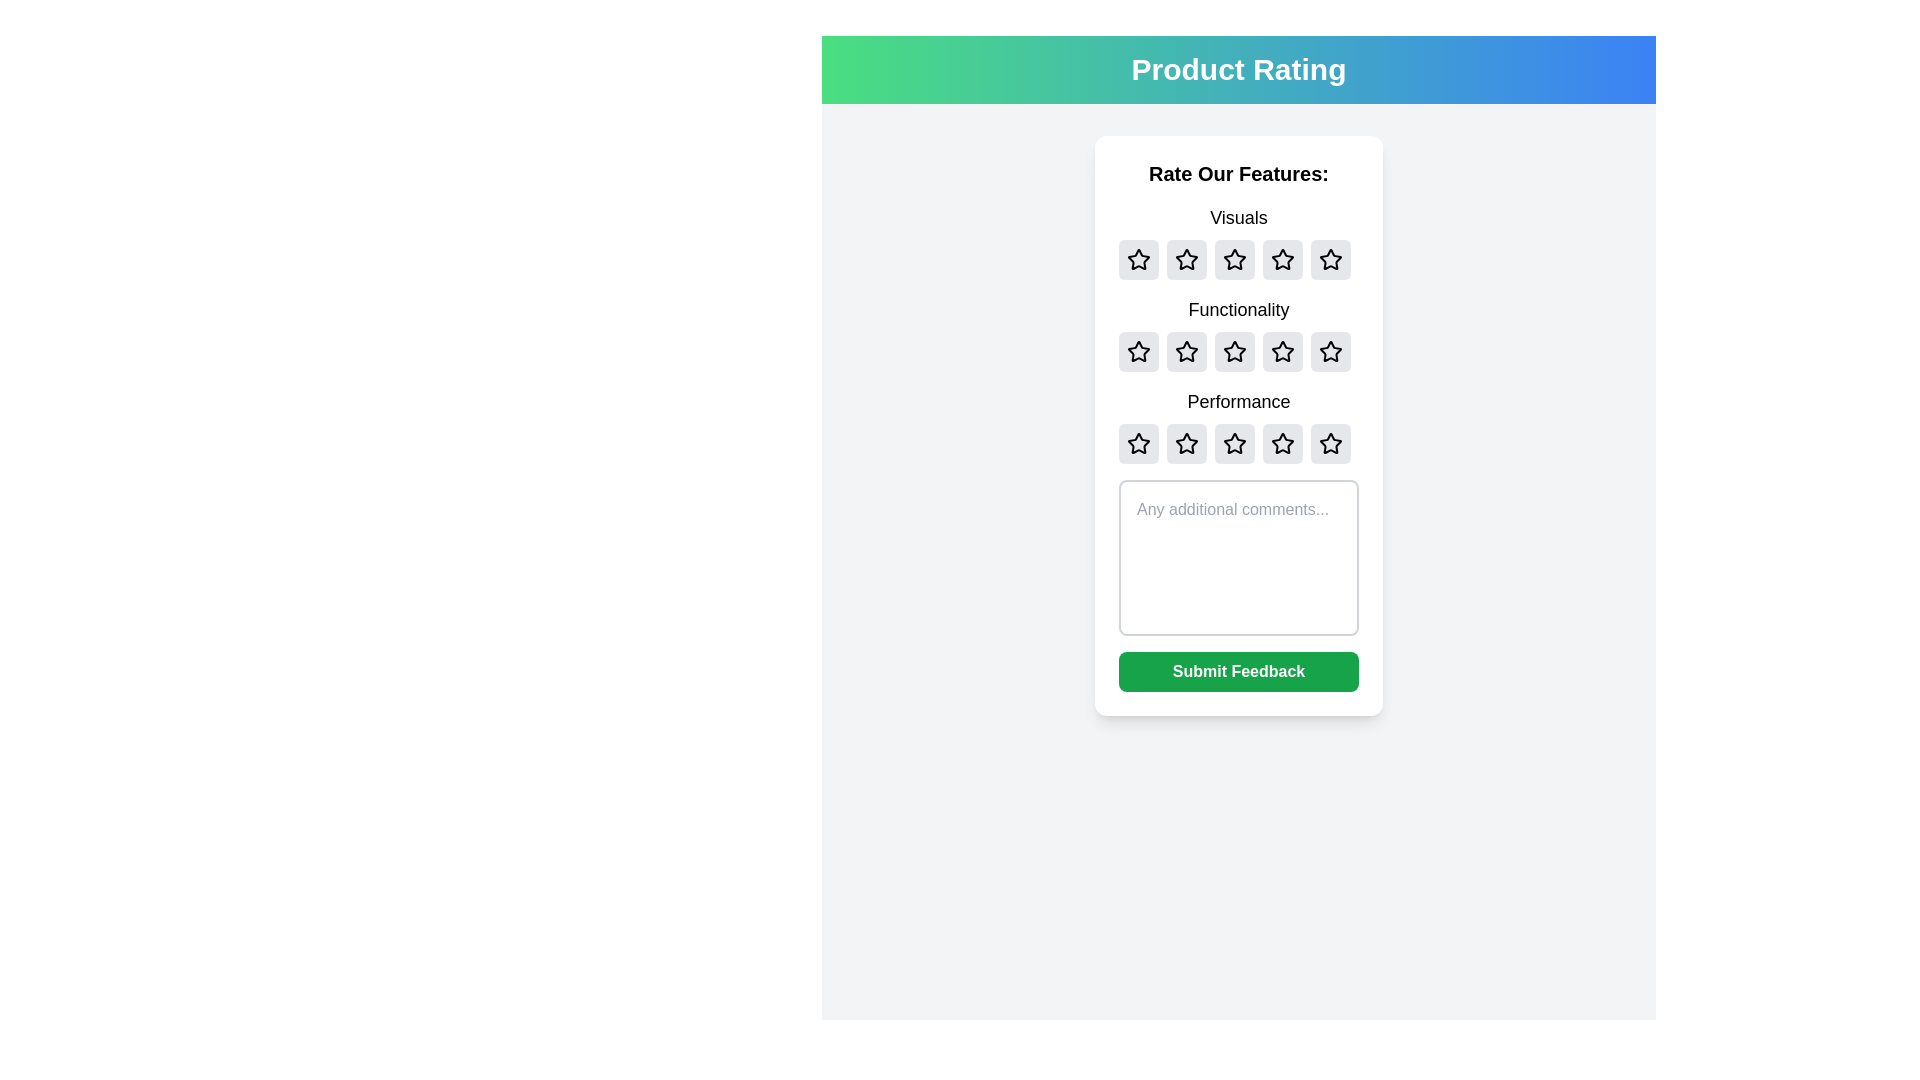 This screenshot has height=1080, width=1920. Describe the element at coordinates (1282, 258) in the screenshot. I see `the star icon` at that location.